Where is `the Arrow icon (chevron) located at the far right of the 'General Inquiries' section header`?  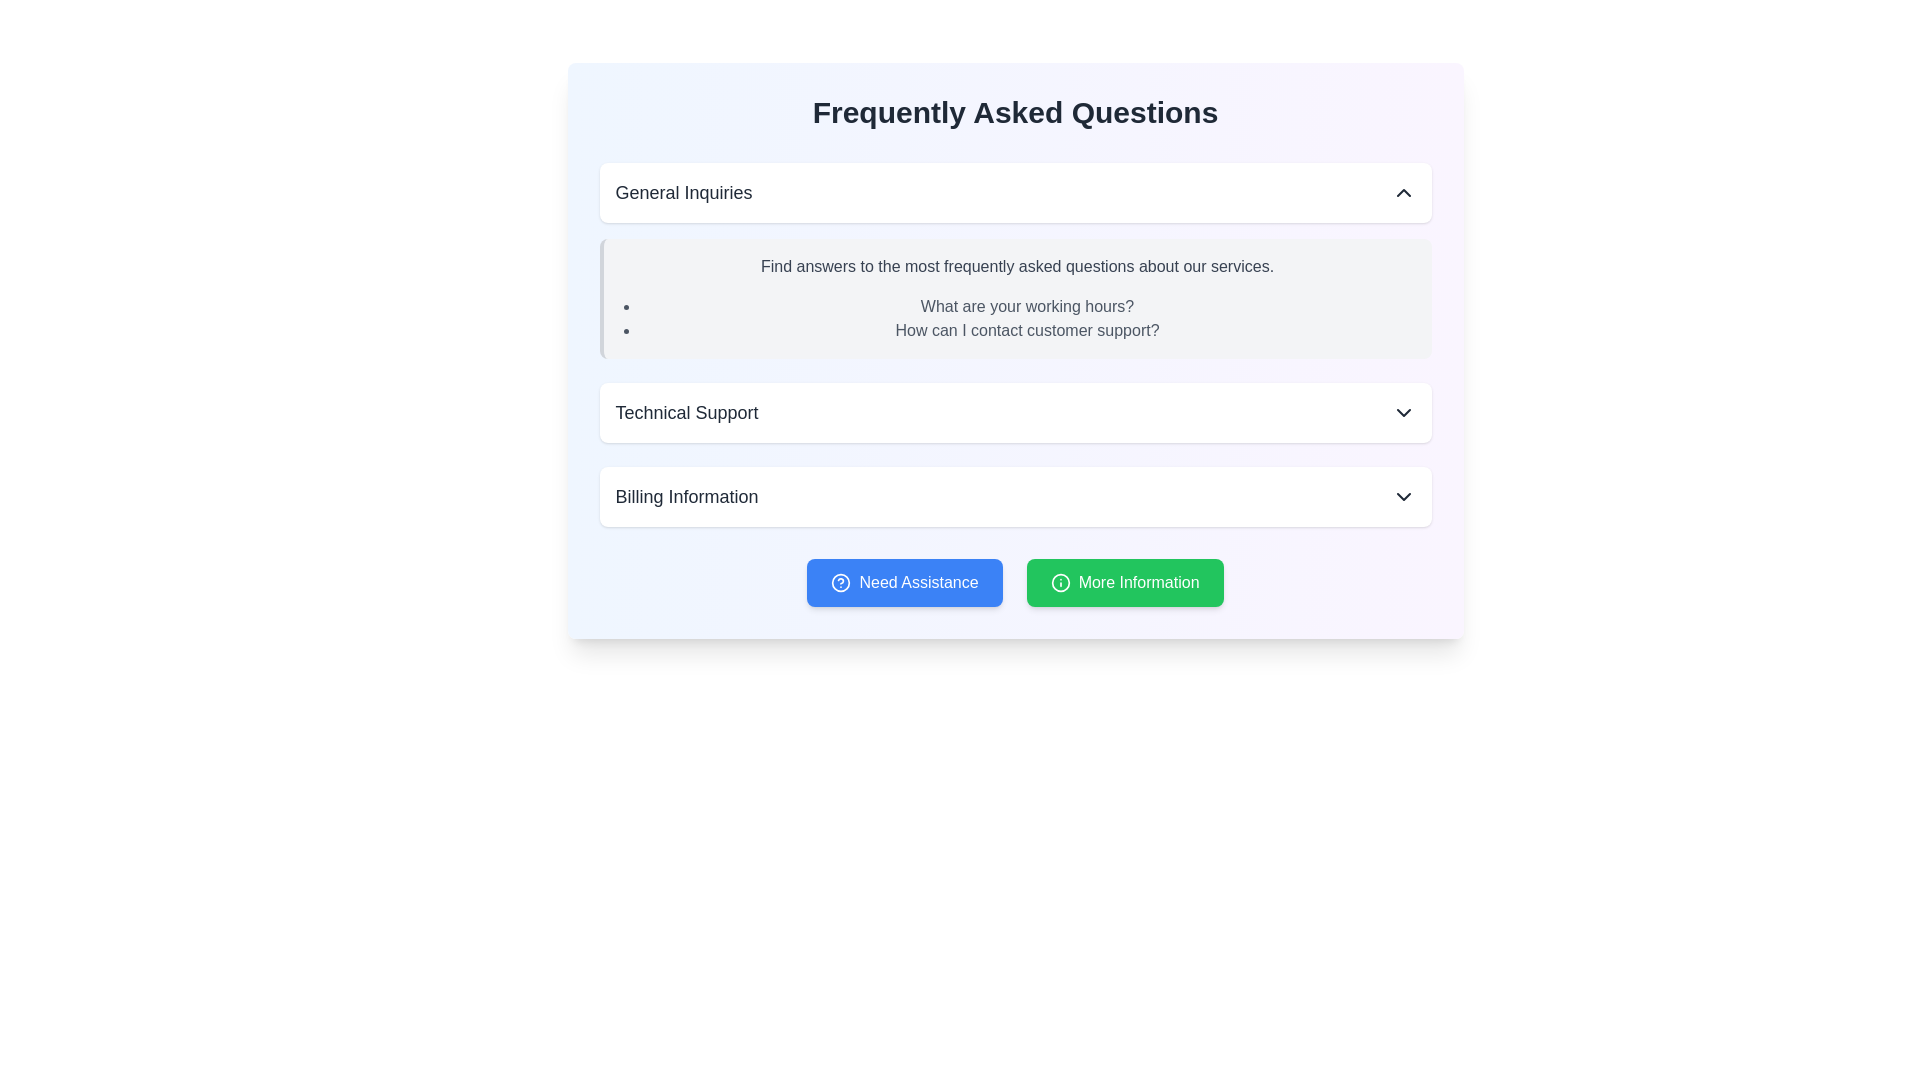
the Arrow icon (chevron) located at the far right of the 'General Inquiries' section header is located at coordinates (1402, 192).